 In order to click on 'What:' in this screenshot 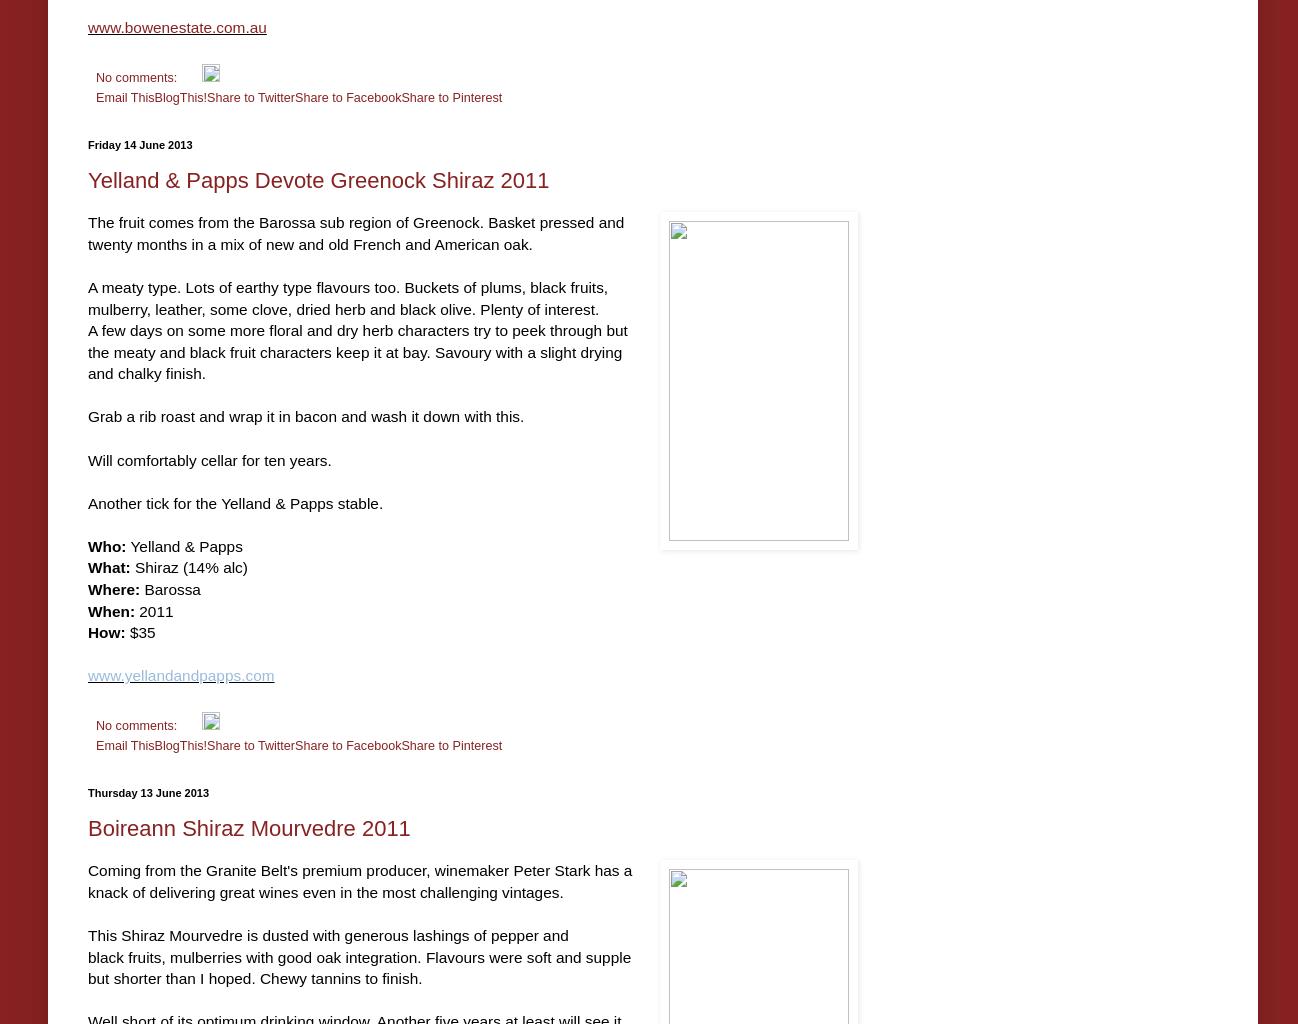, I will do `click(109, 566)`.